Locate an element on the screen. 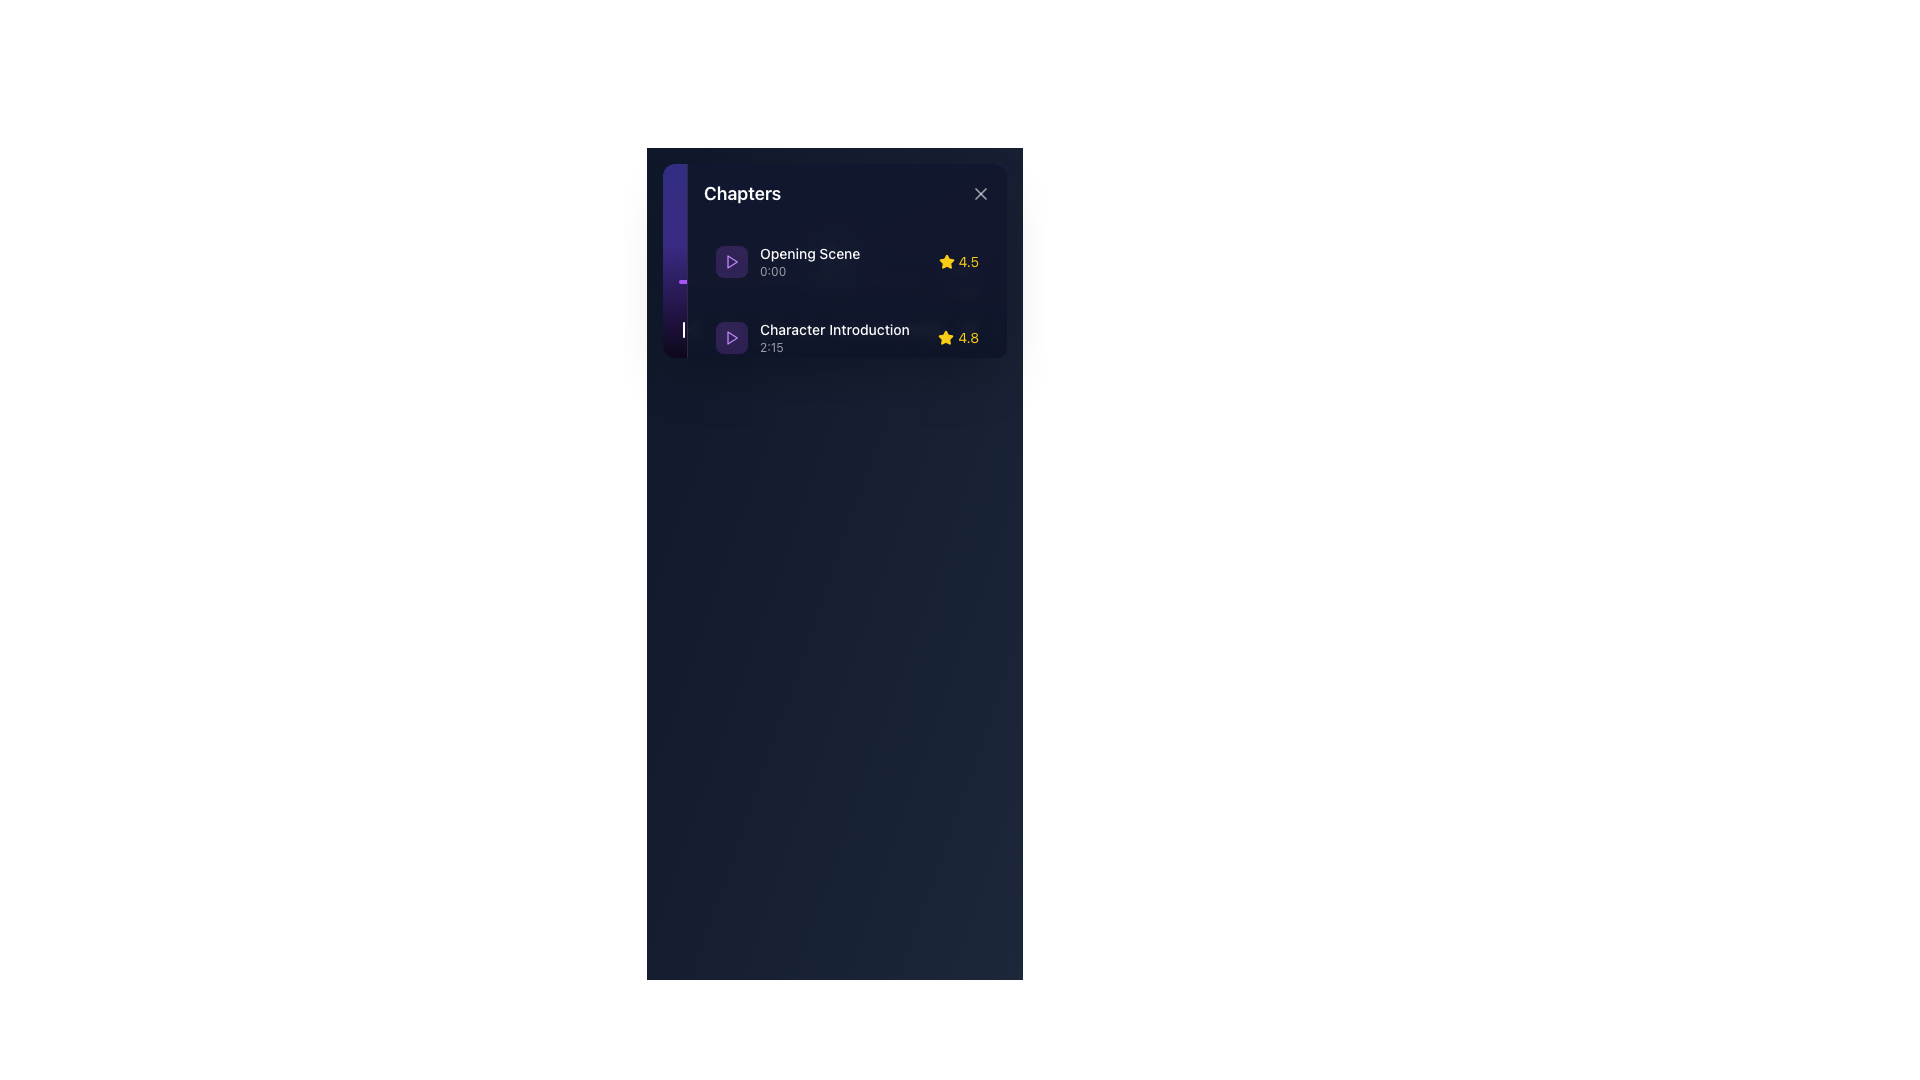  the first list item titled 'Opening Scene' with a subtitle '0:00' and a rating of '4.5' in the 'Chapters' panel to focus on it is located at coordinates (835, 258).